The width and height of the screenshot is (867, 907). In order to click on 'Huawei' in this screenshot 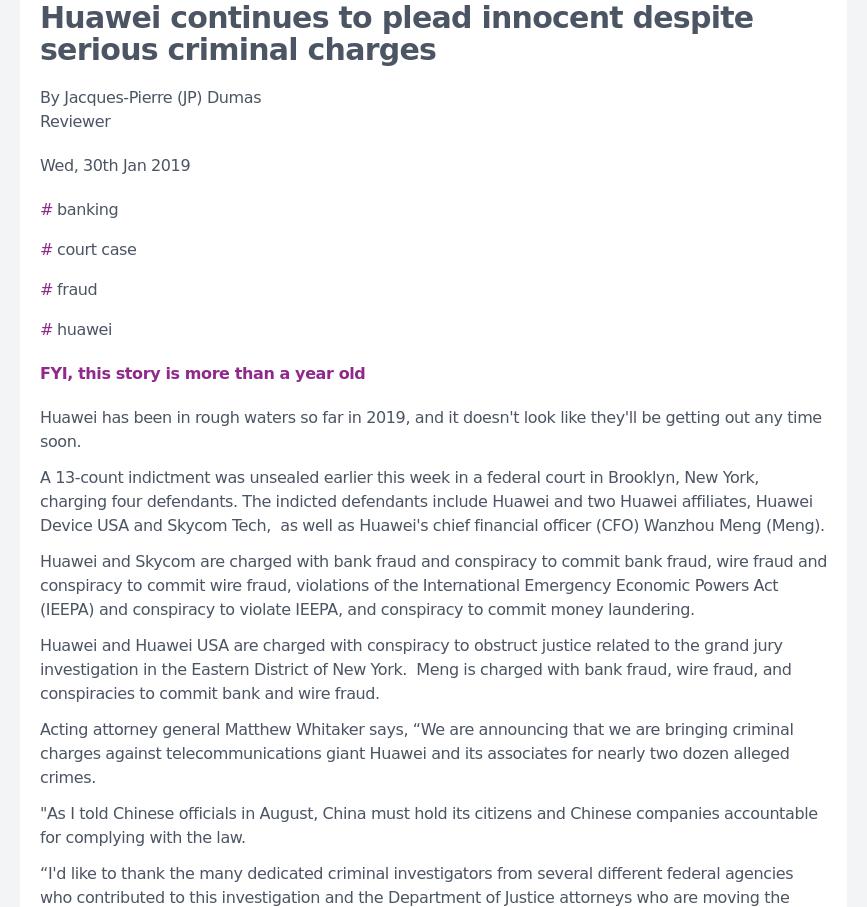, I will do `click(84, 328)`.